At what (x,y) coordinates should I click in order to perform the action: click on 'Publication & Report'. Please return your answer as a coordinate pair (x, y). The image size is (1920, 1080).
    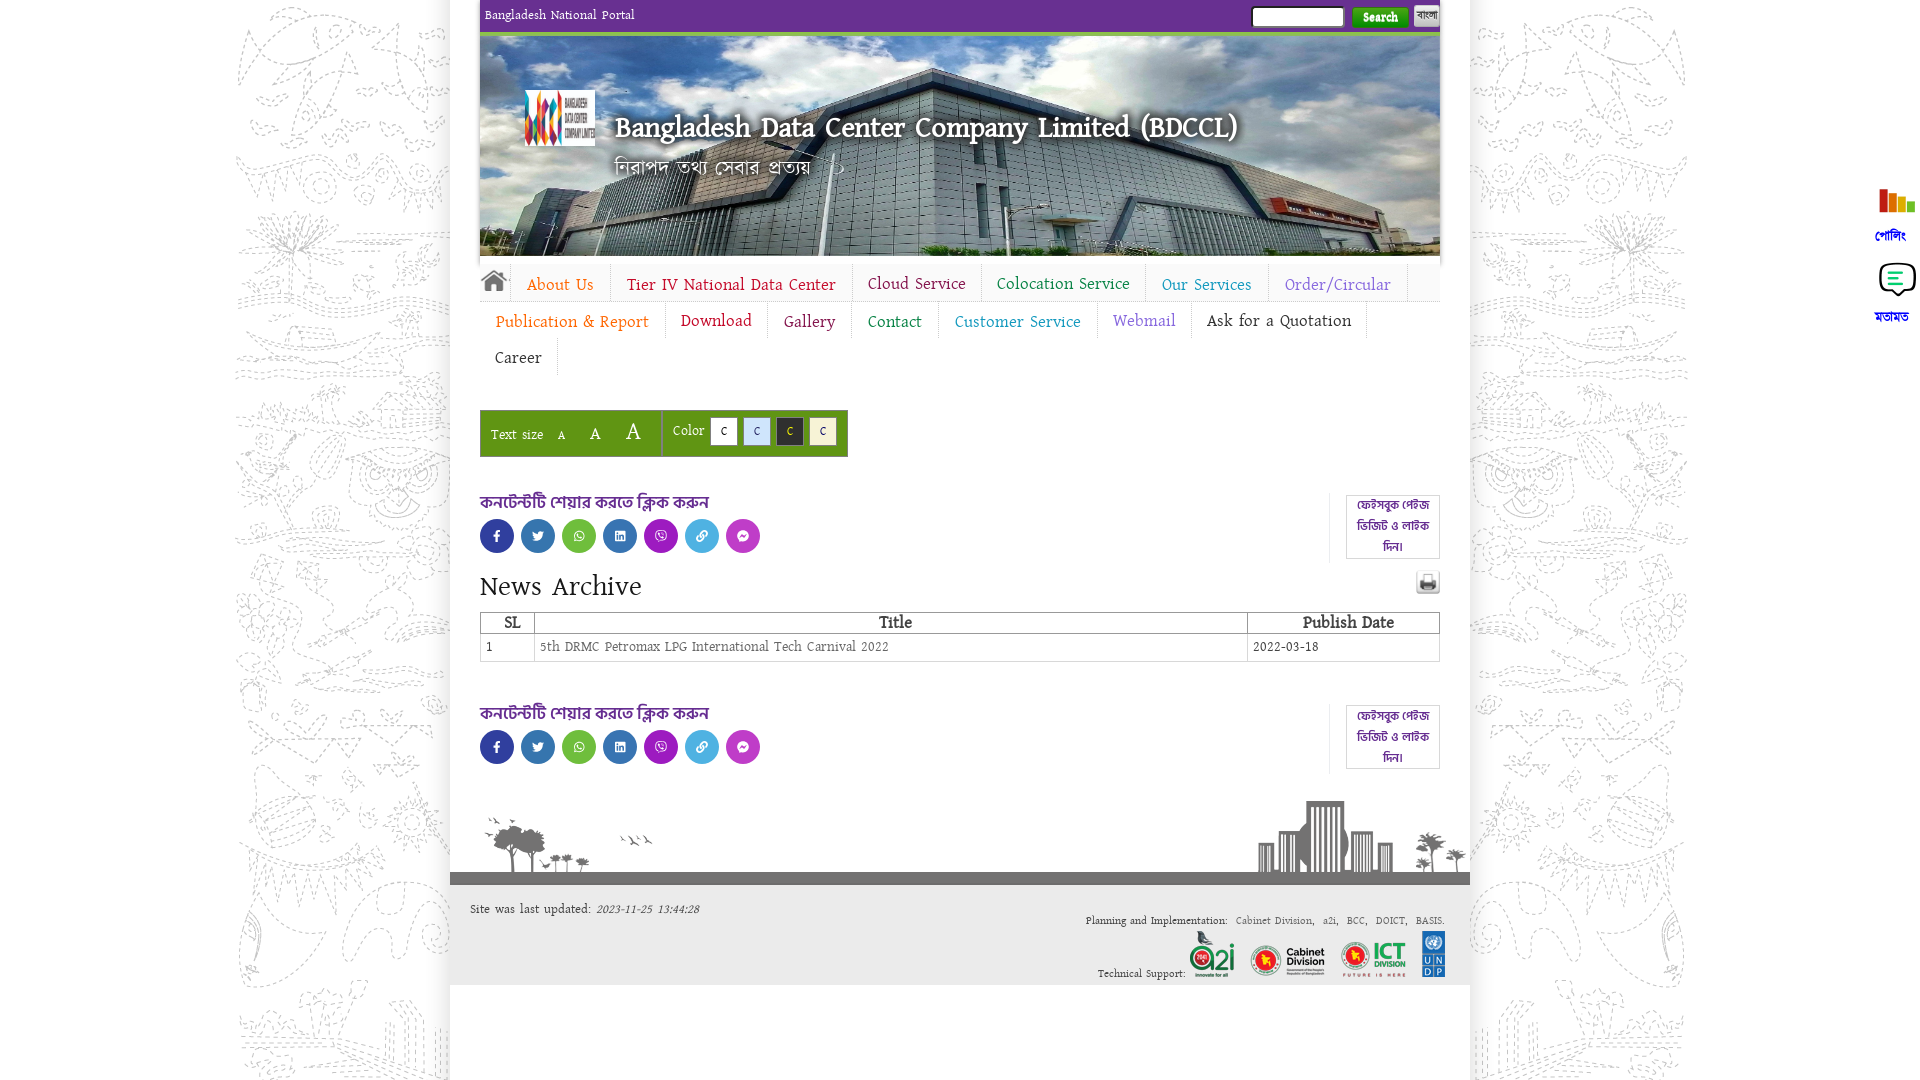
    Looking at the image, I should click on (480, 320).